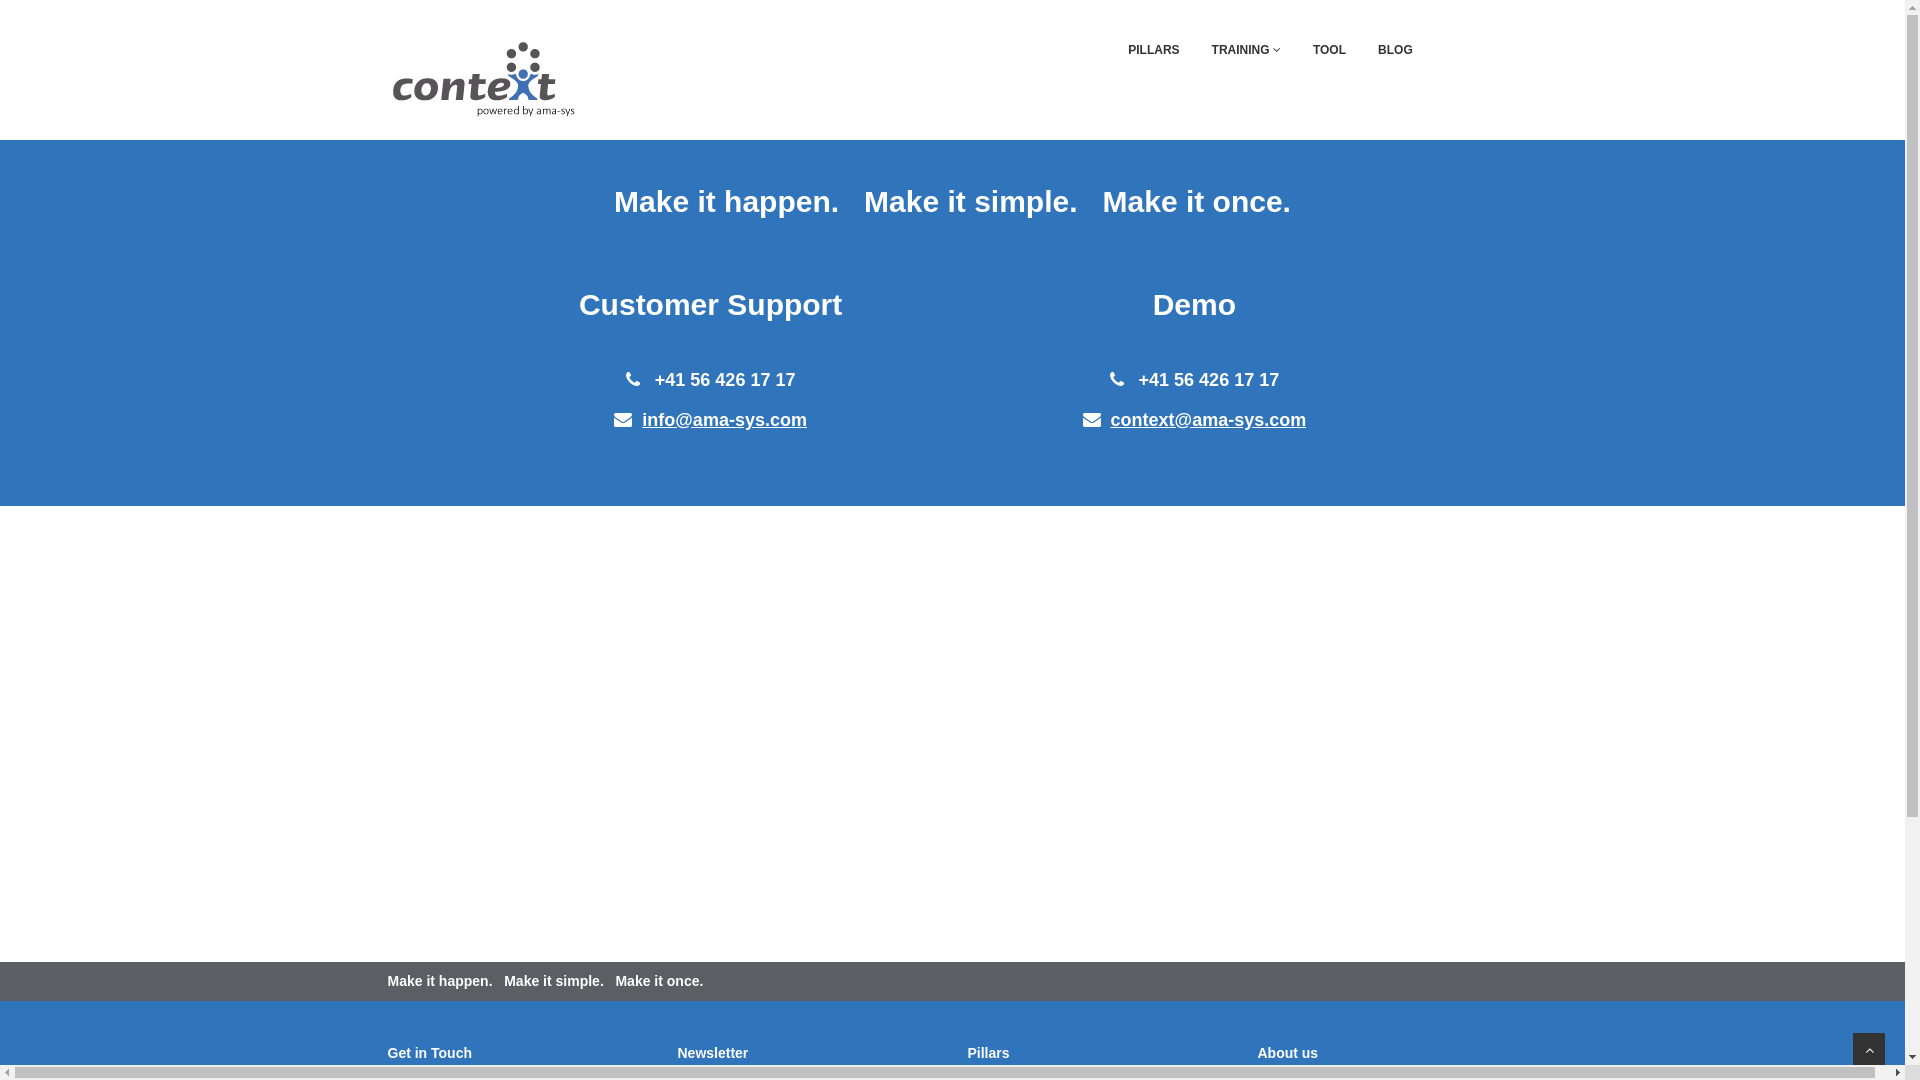 The width and height of the screenshot is (1920, 1080). What do you see at coordinates (1329, 49) in the screenshot?
I see `'TOOL'` at bounding box center [1329, 49].